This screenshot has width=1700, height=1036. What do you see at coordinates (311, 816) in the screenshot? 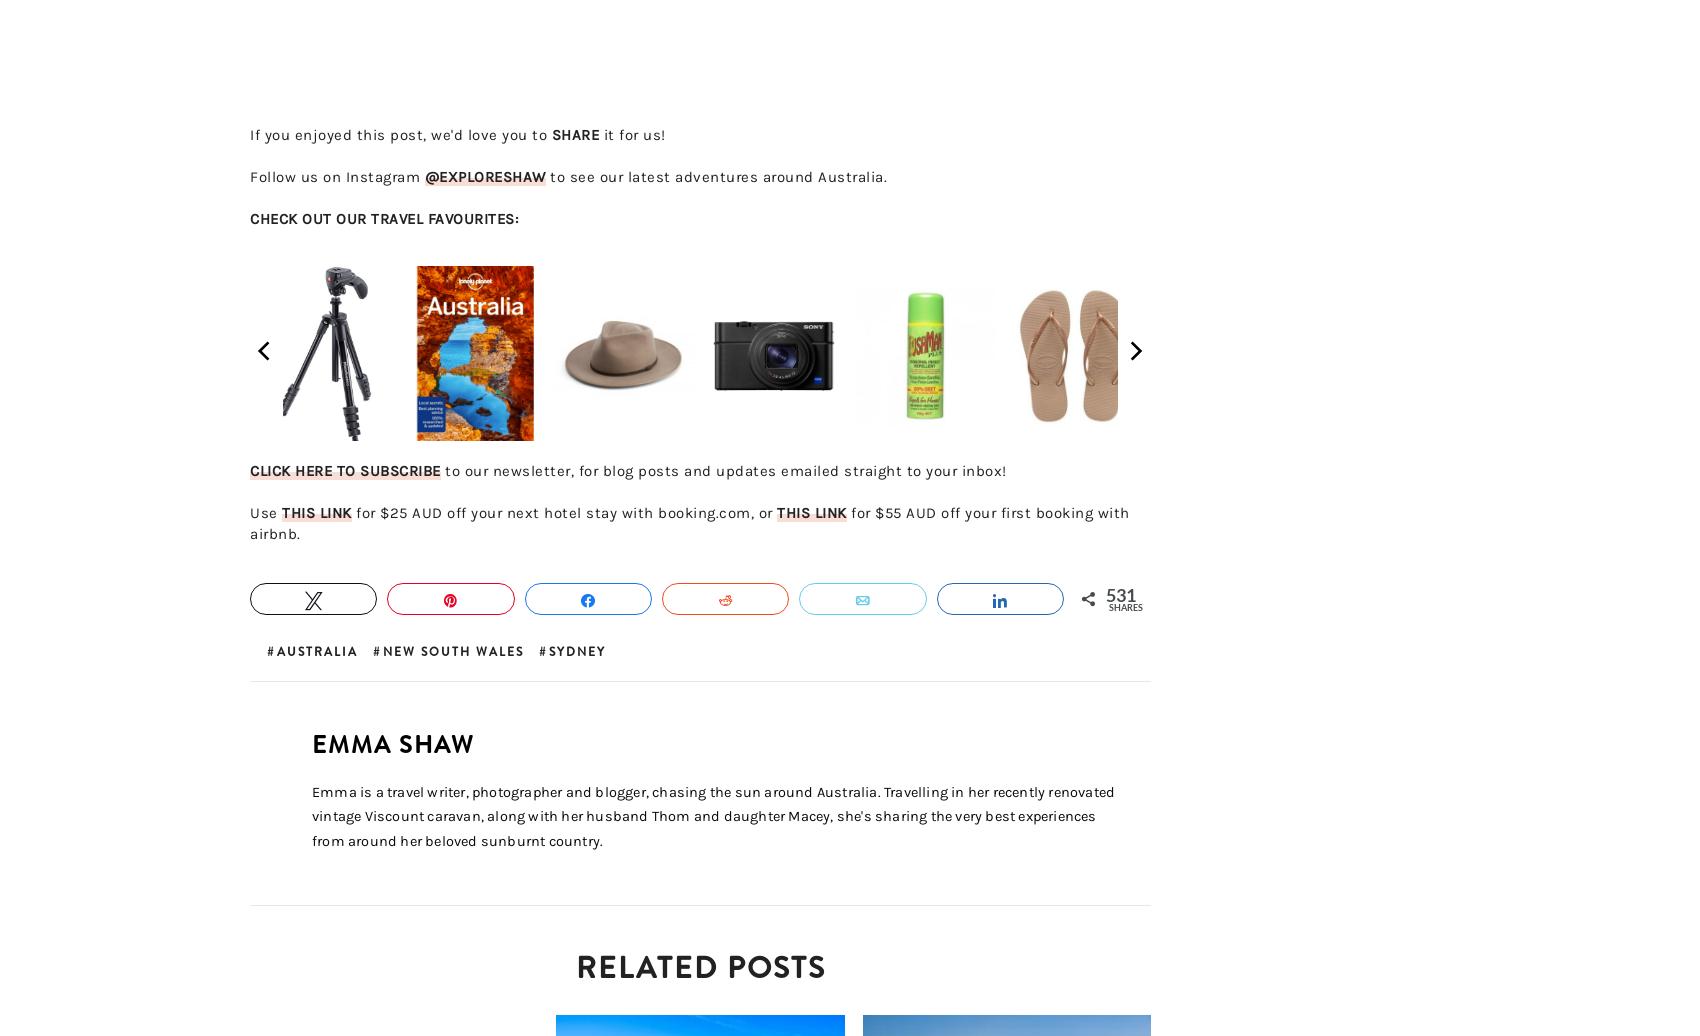
I see `'Emma is a travel writer, photographer and blogger, chasing the sun around Australia. Travelling in her recently renovated vintage Viscount caravan, along with her husband Thom and daughter Macey, she's sharing the very best experiences from around her beloved sunburnt country.'` at bounding box center [311, 816].